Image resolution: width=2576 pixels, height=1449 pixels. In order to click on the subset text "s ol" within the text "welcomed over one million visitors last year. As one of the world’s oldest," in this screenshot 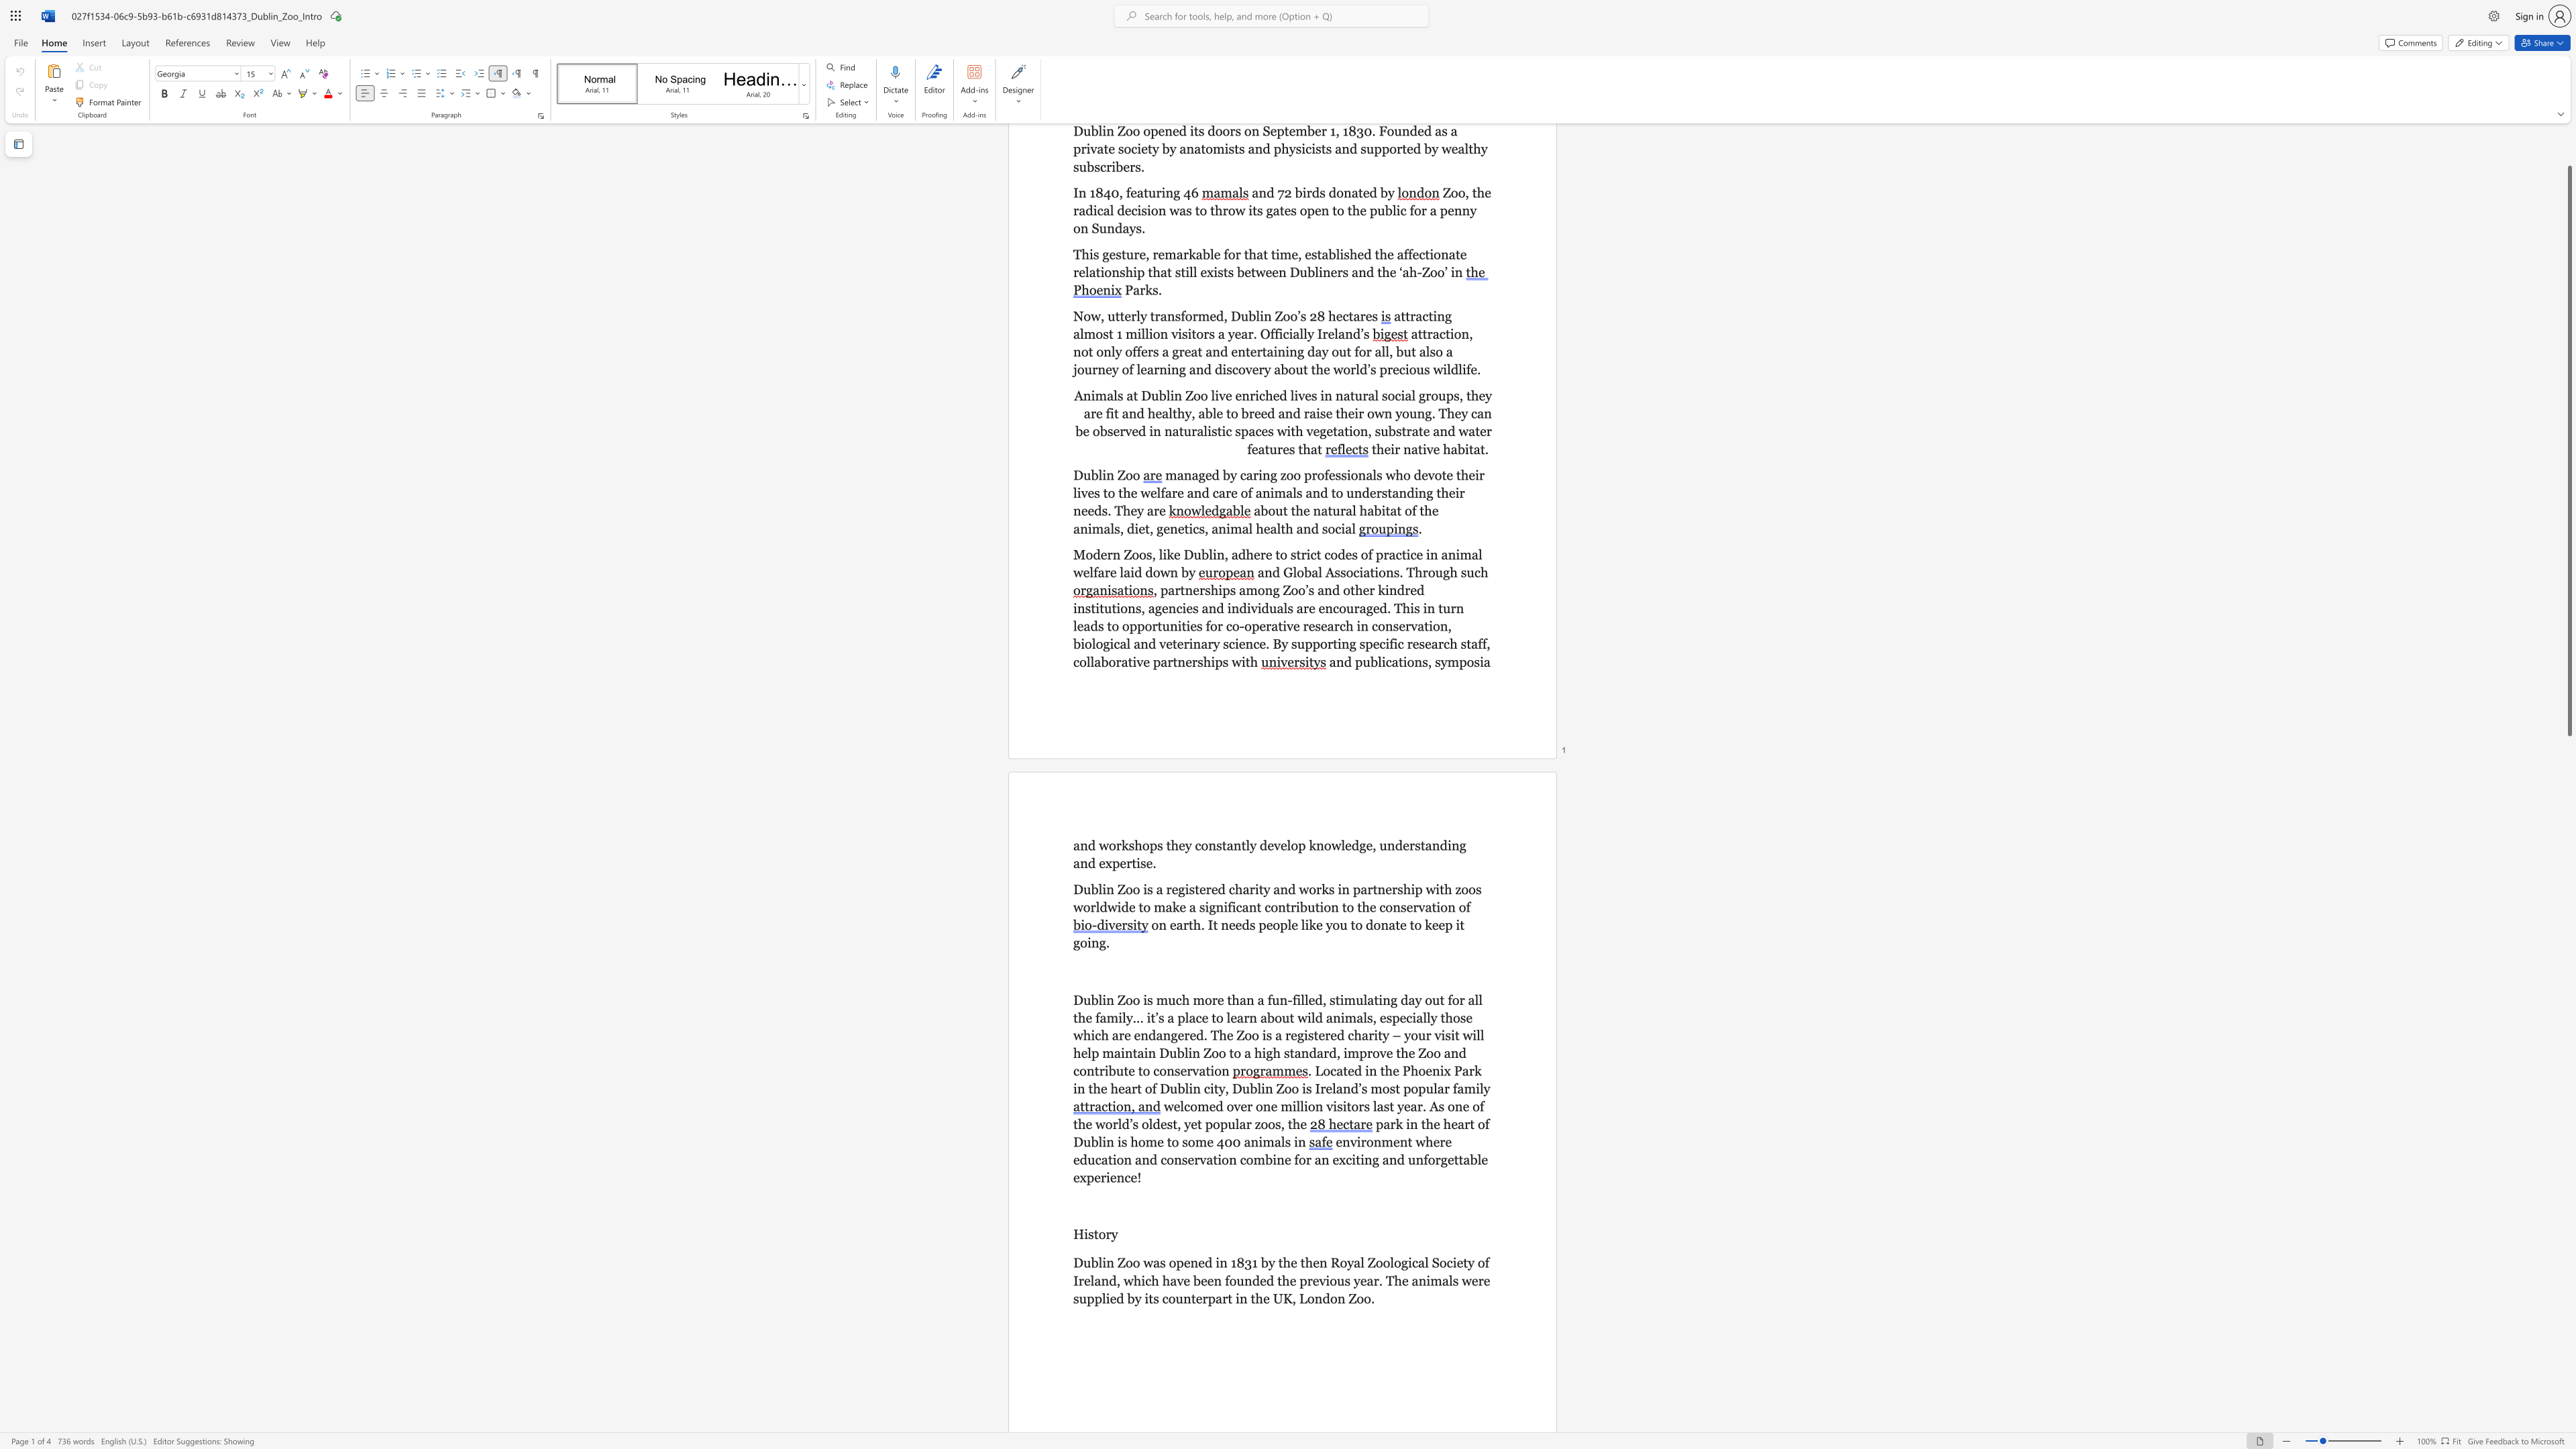, I will do `click(1132, 1124)`.